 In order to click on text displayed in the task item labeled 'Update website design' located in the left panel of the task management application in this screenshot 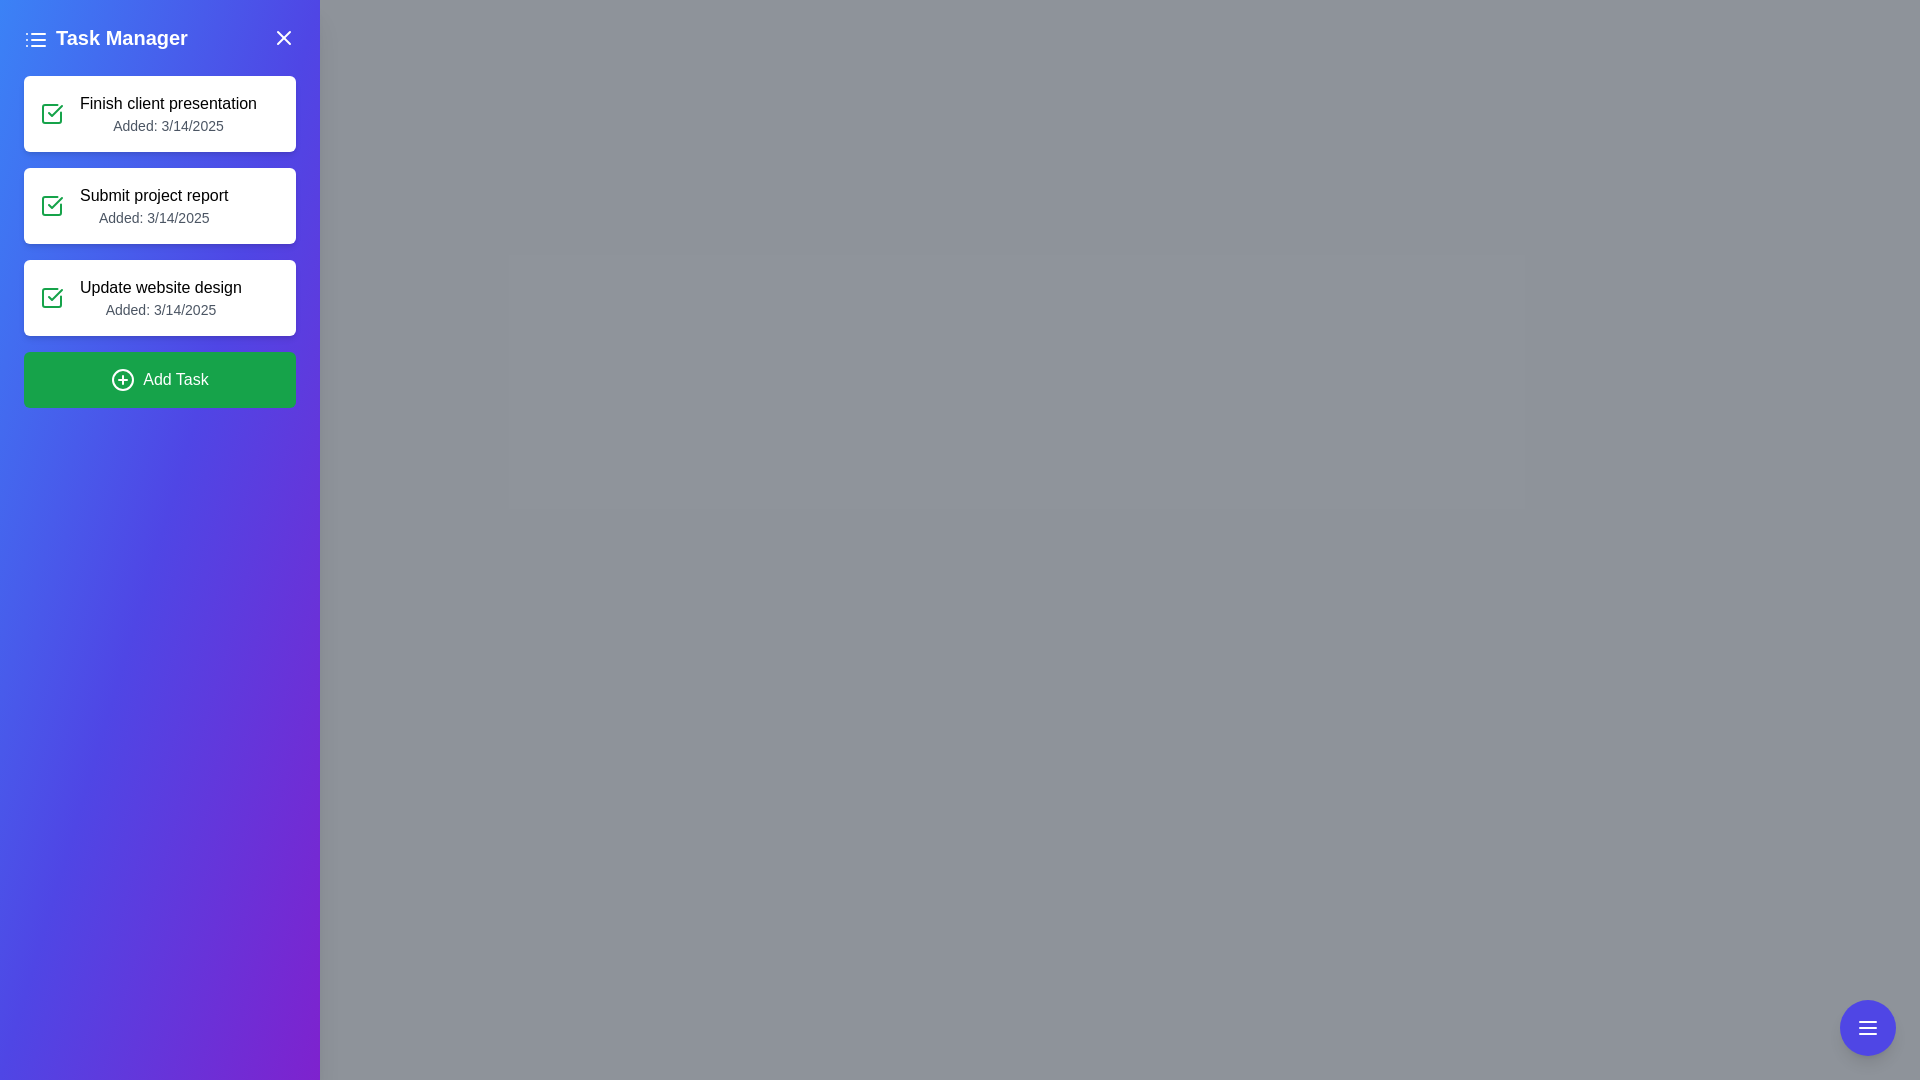, I will do `click(160, 297)`.